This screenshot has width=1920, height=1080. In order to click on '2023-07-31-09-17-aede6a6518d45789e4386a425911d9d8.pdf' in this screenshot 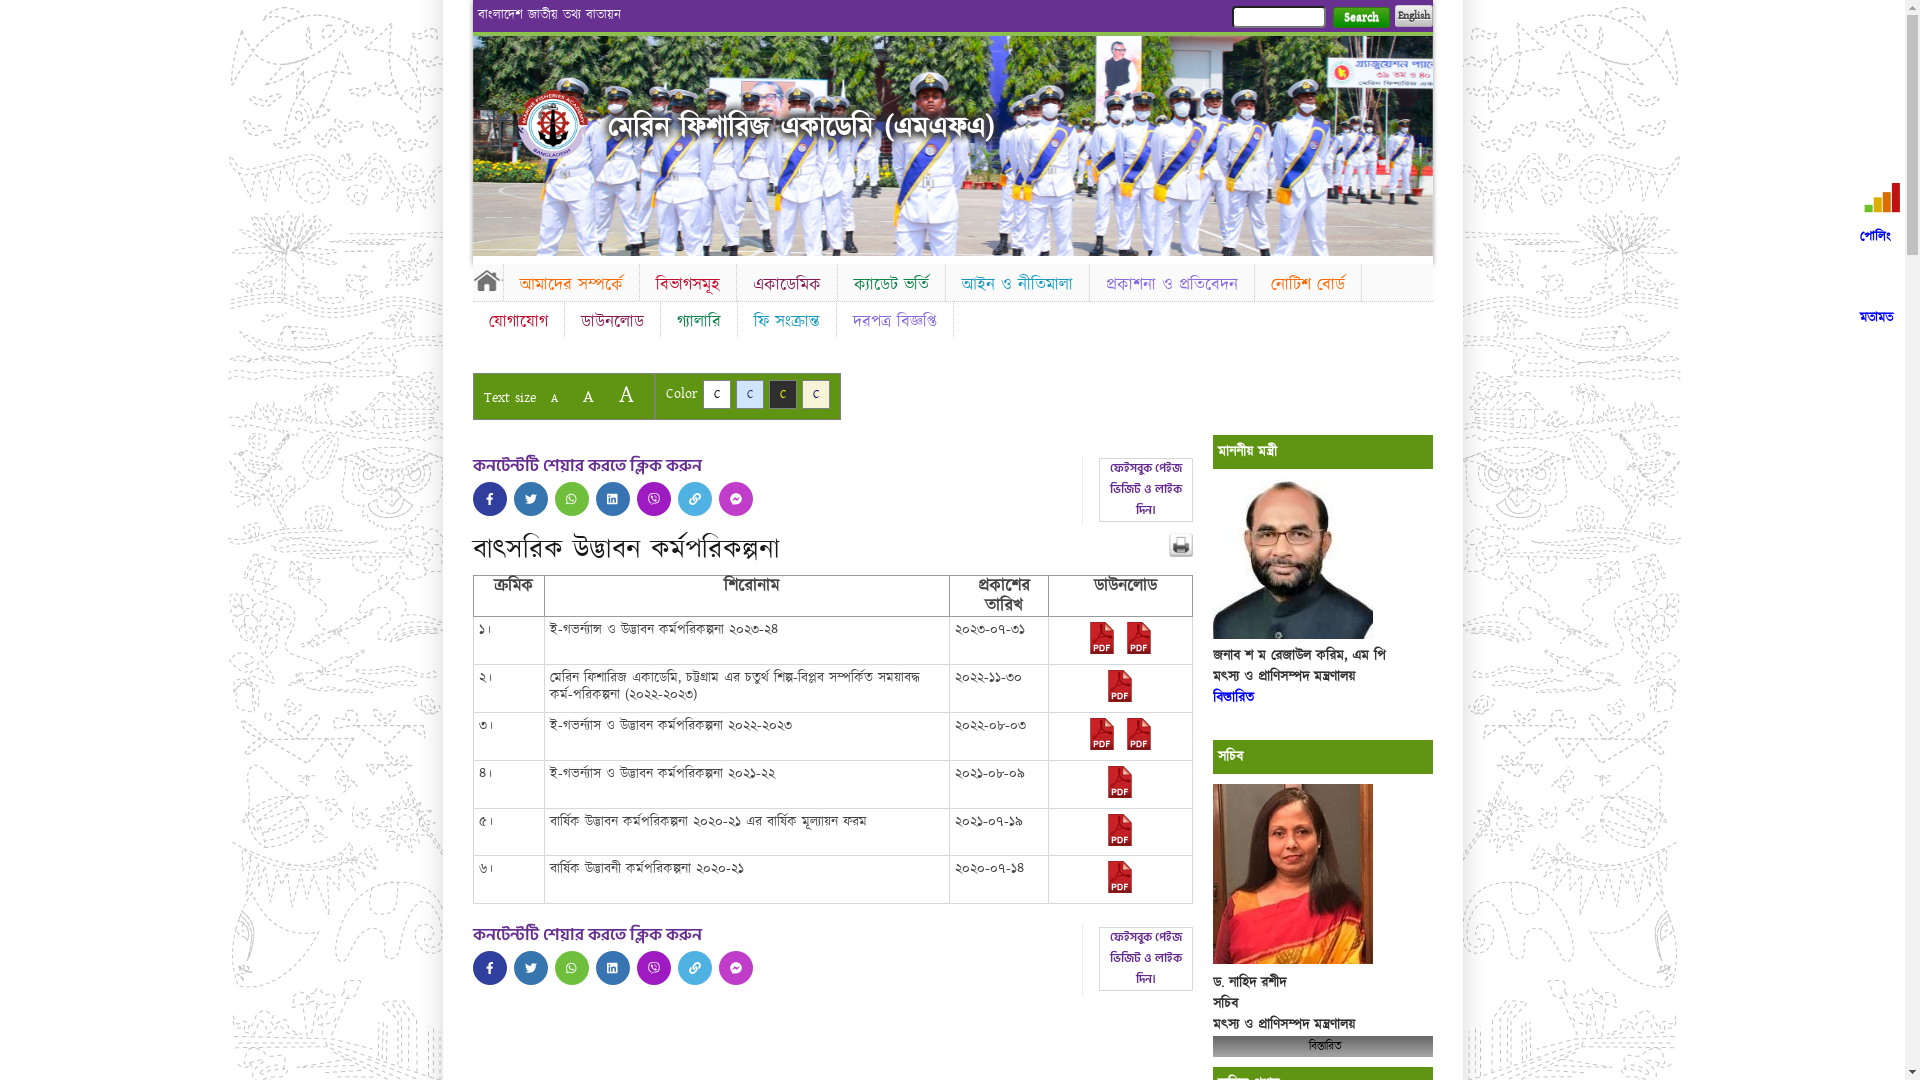, I will do `click(1138, 650)`.